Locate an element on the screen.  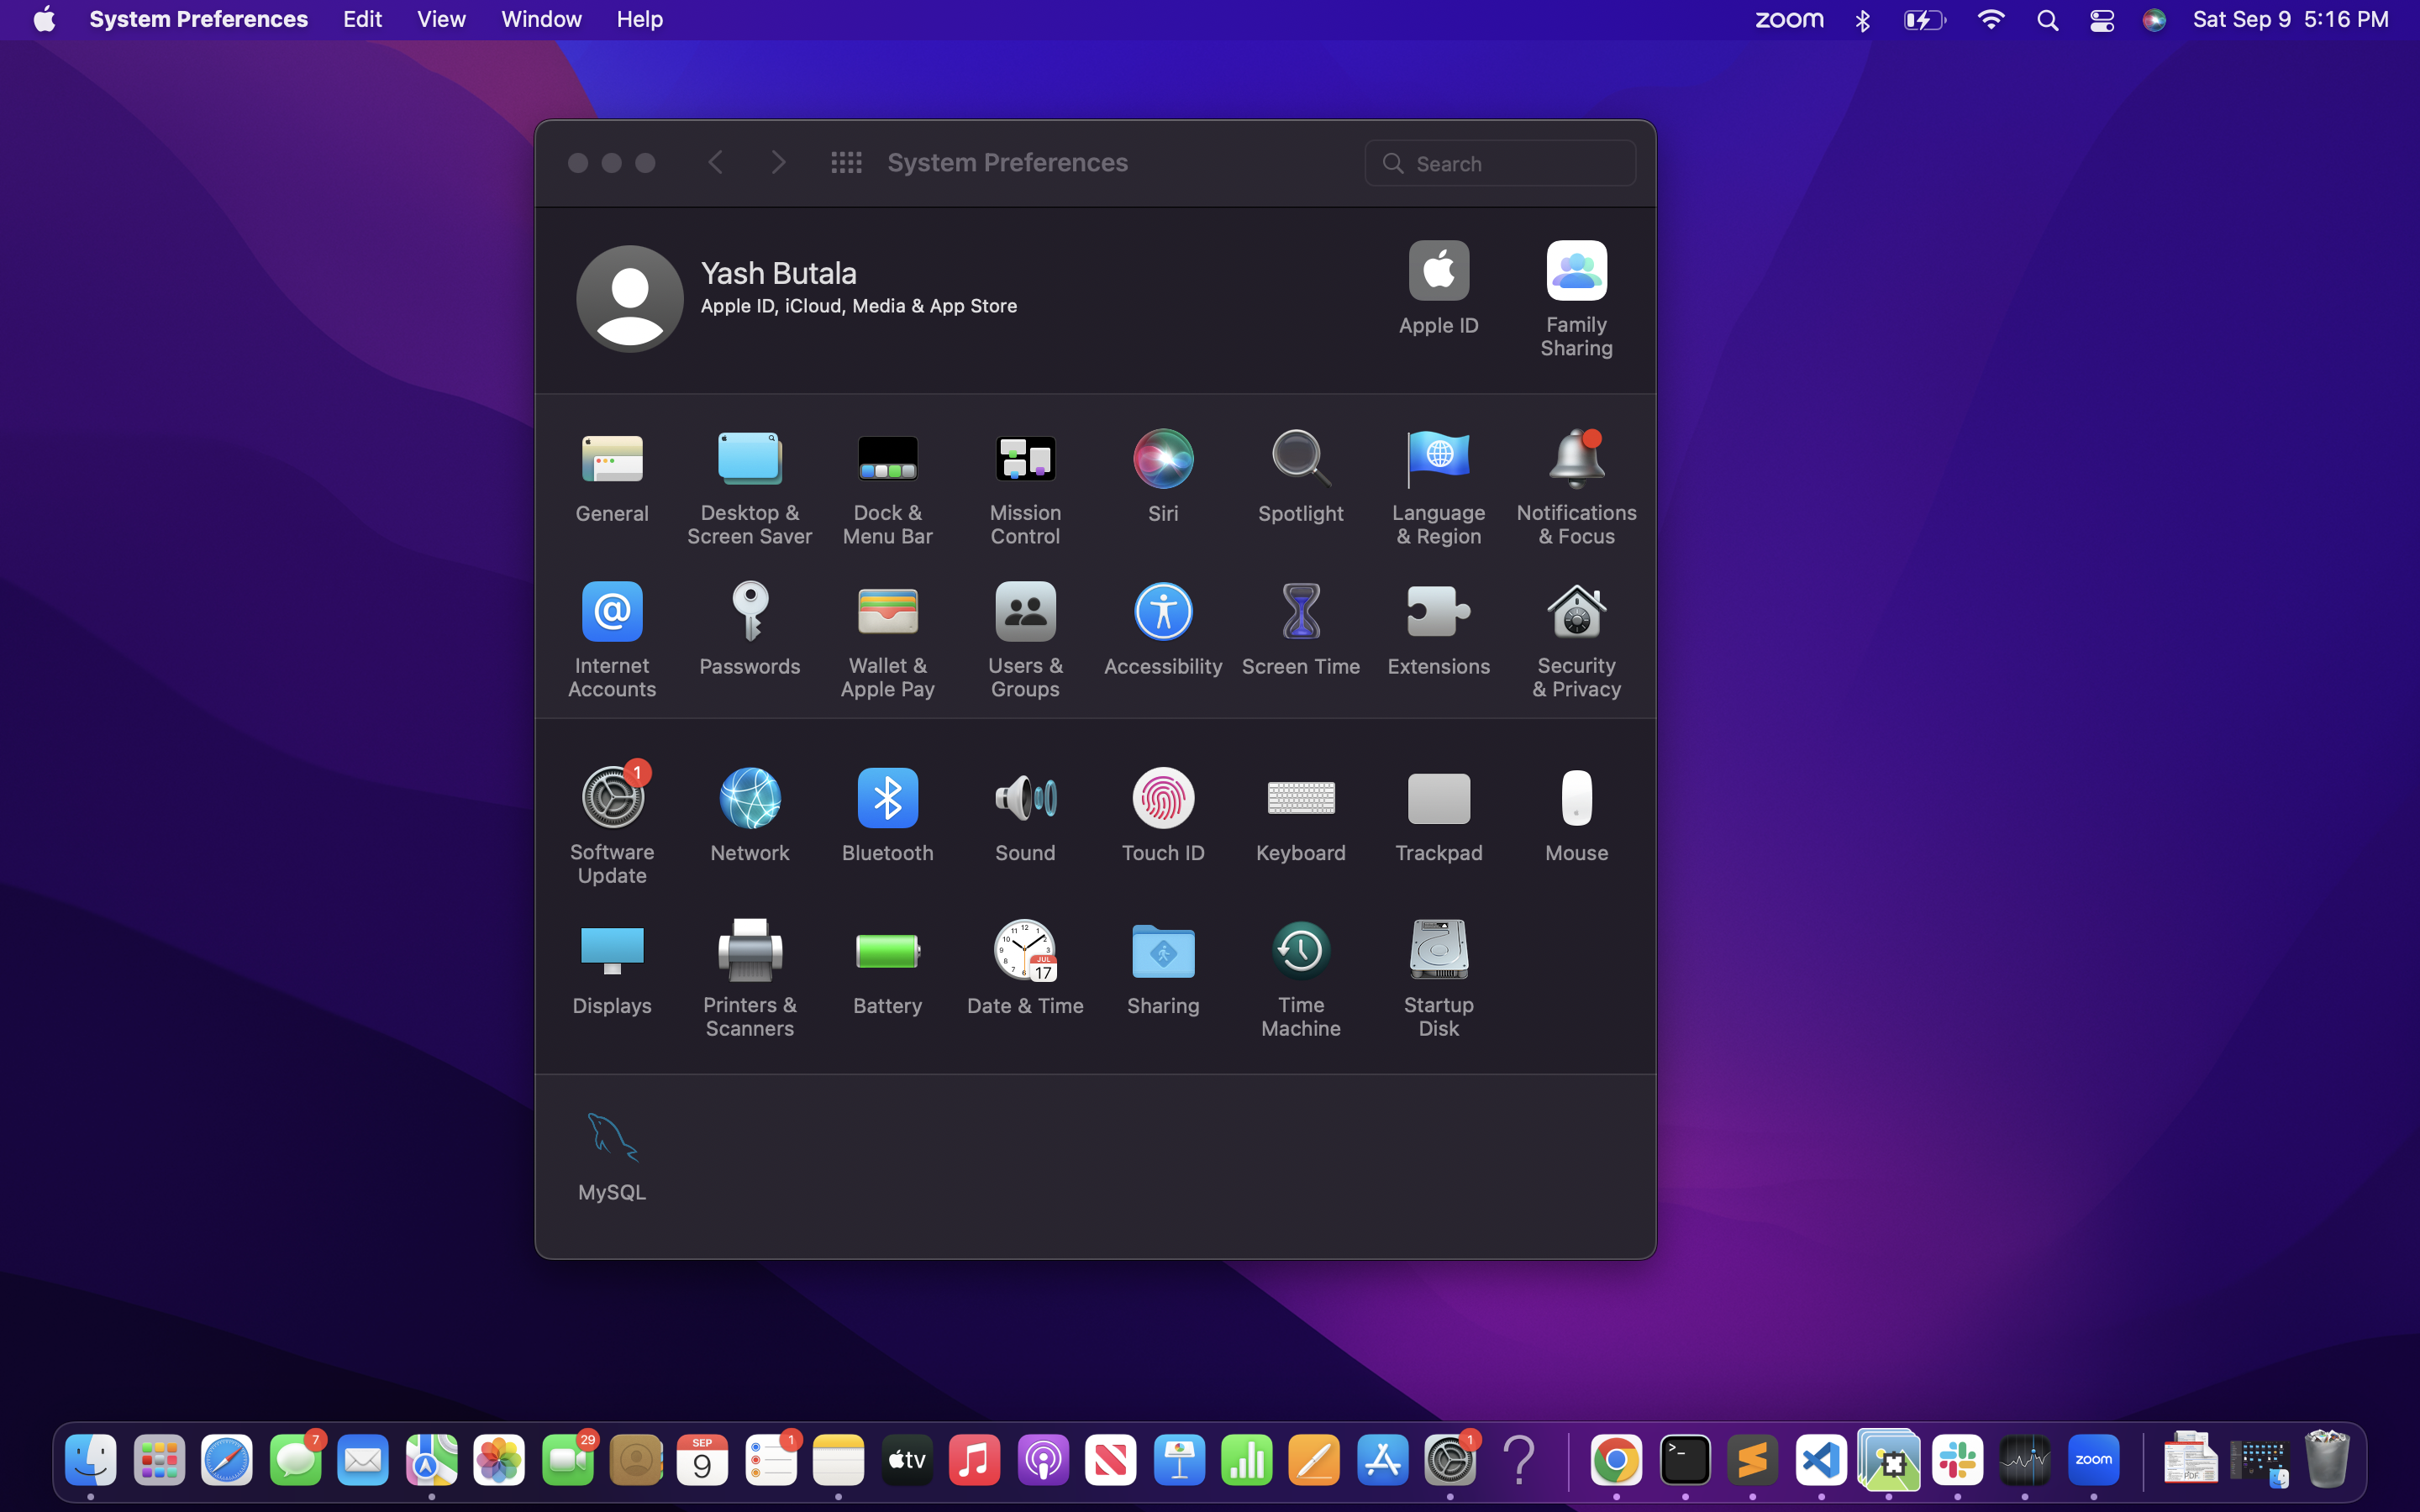
Change the current system time setting is located at coordinates (1025, 971).